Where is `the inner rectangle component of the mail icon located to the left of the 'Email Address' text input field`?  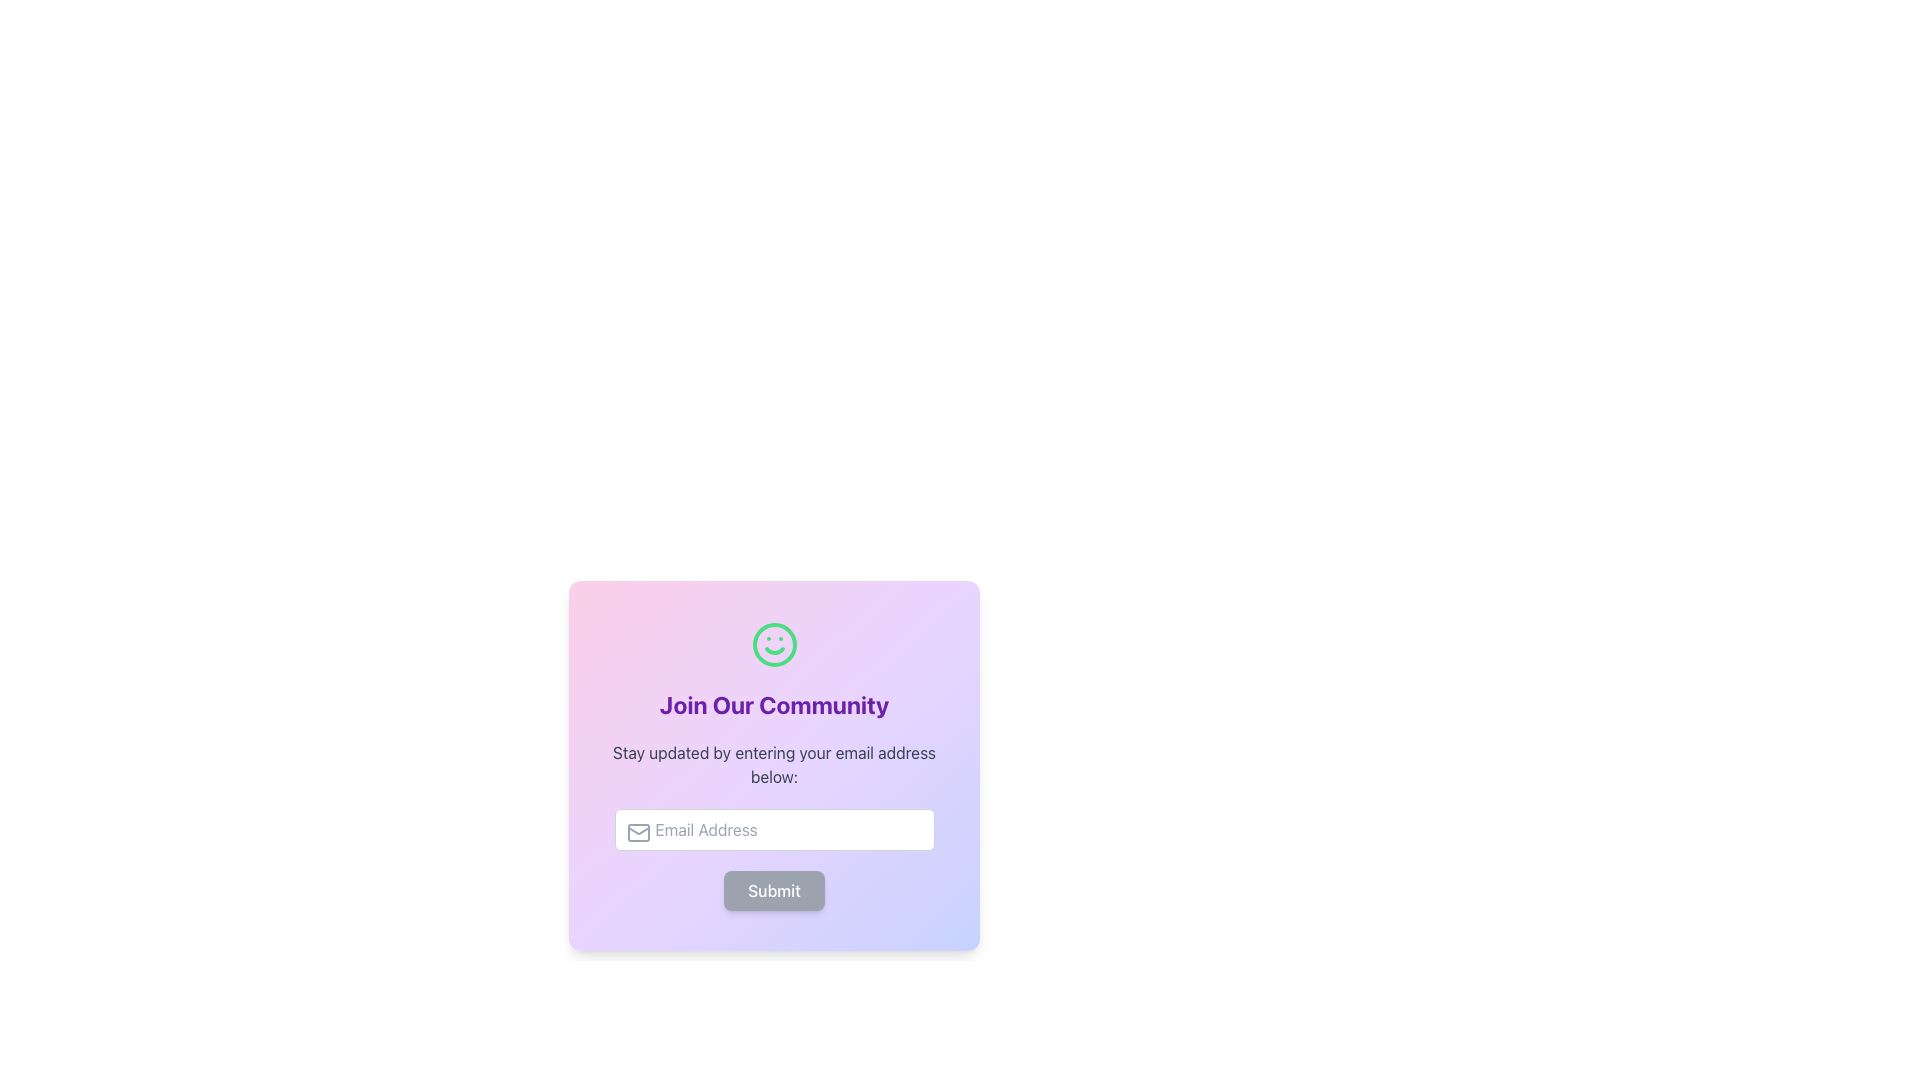
the inner rectangle component of the mail icon located to the left of the 'Email Address' text input field is located at coordinates (637, 833).